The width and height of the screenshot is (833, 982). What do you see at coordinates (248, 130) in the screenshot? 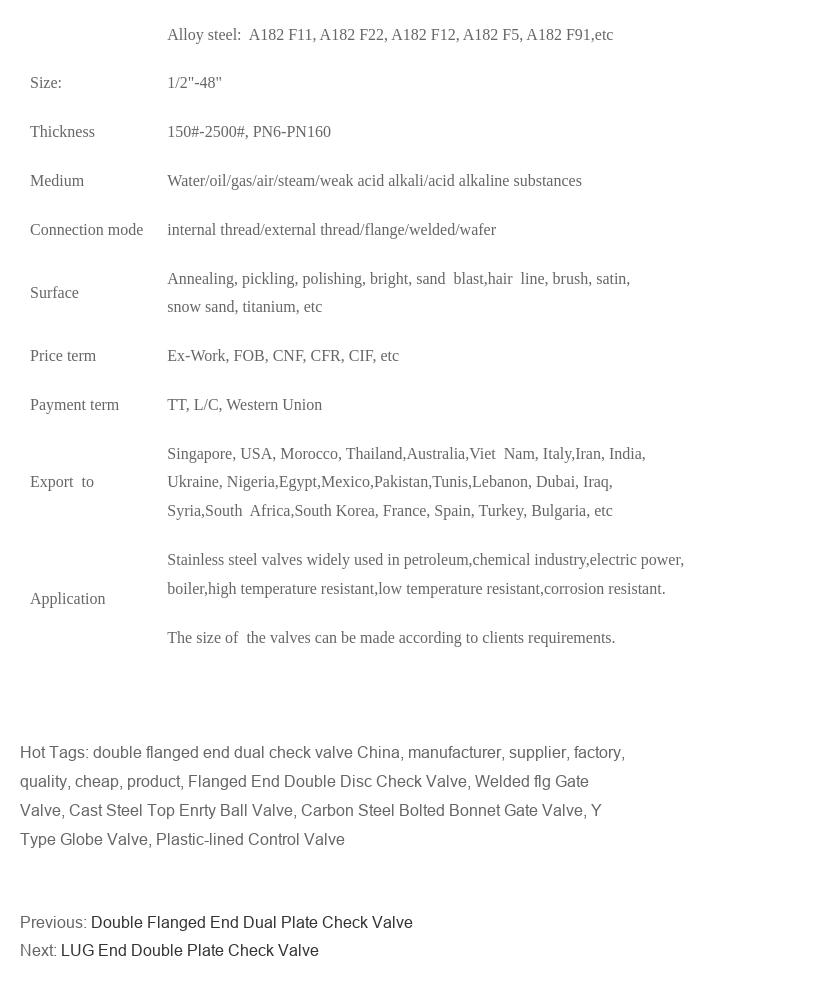
I see `'150#-2500#, PN6-PN160'` at bounding box center [248, 130].